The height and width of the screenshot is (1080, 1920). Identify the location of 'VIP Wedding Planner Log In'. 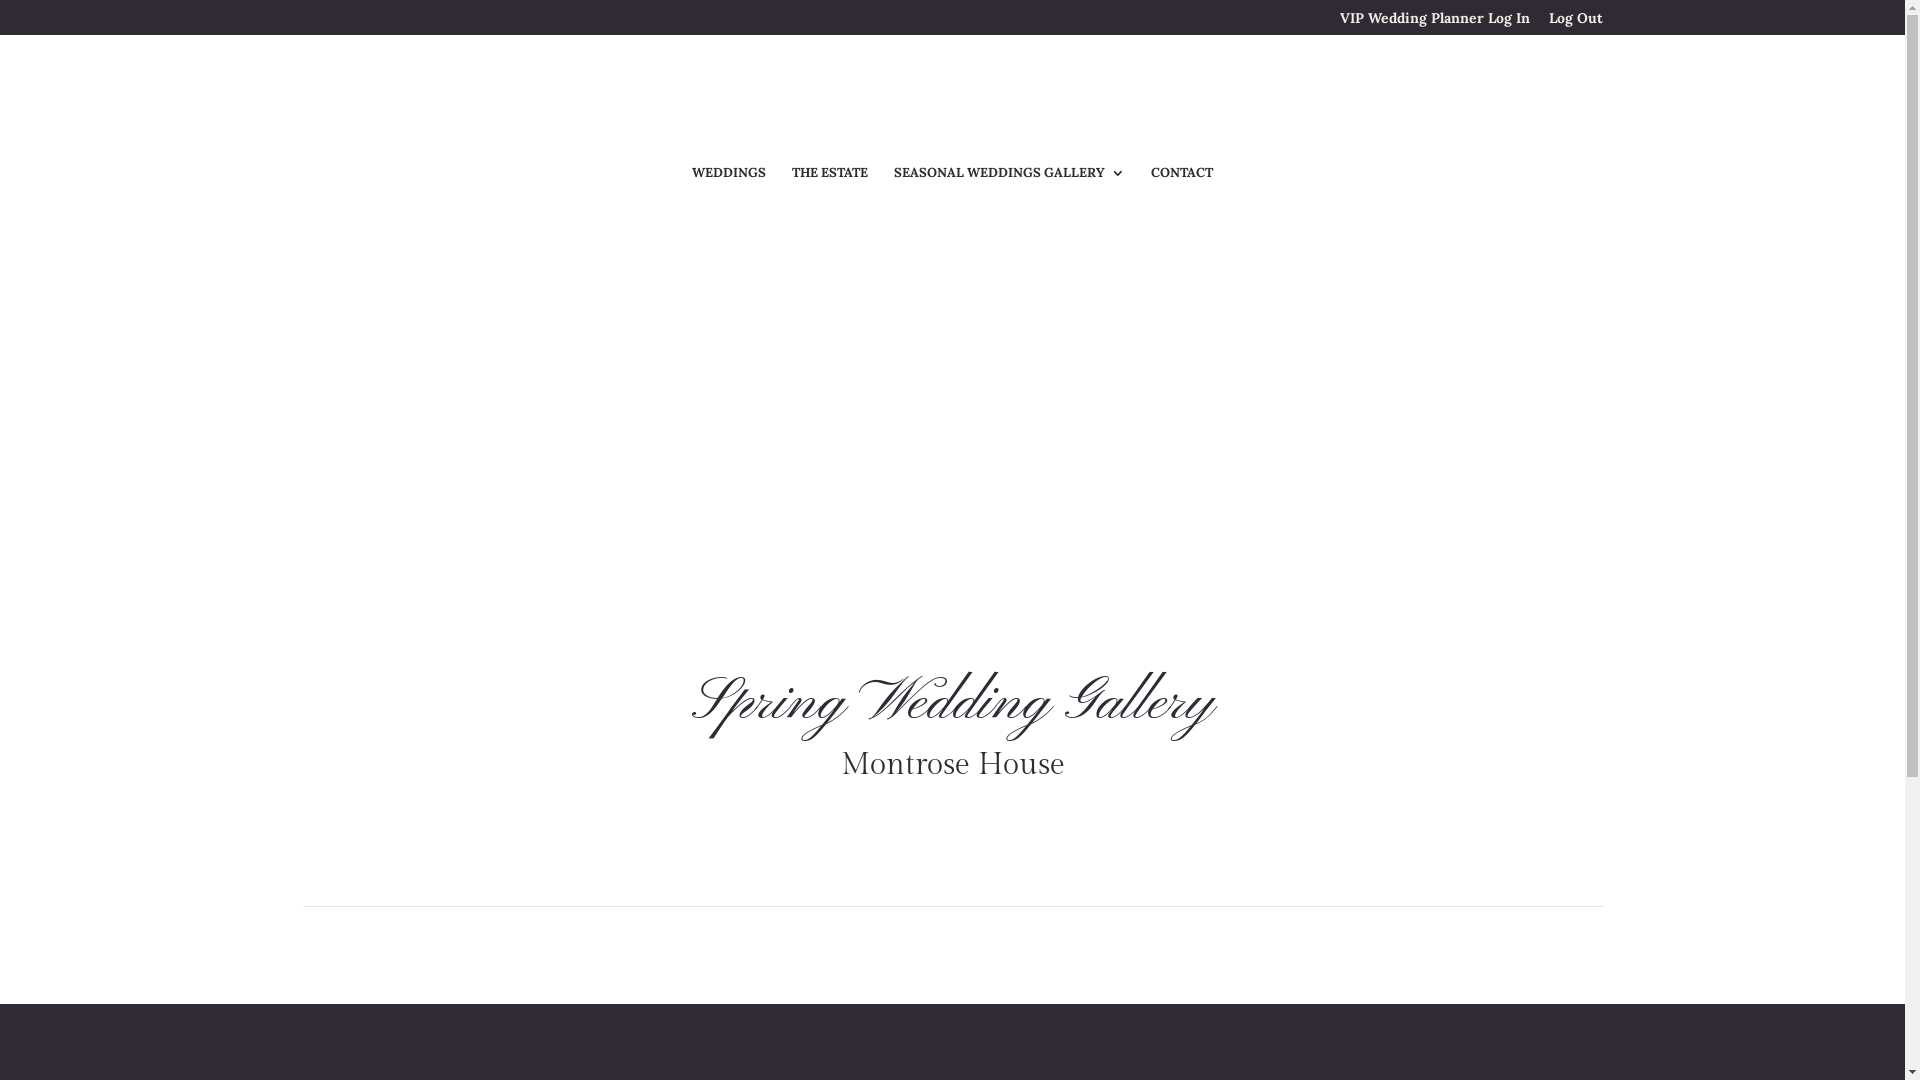
(1434, 22).